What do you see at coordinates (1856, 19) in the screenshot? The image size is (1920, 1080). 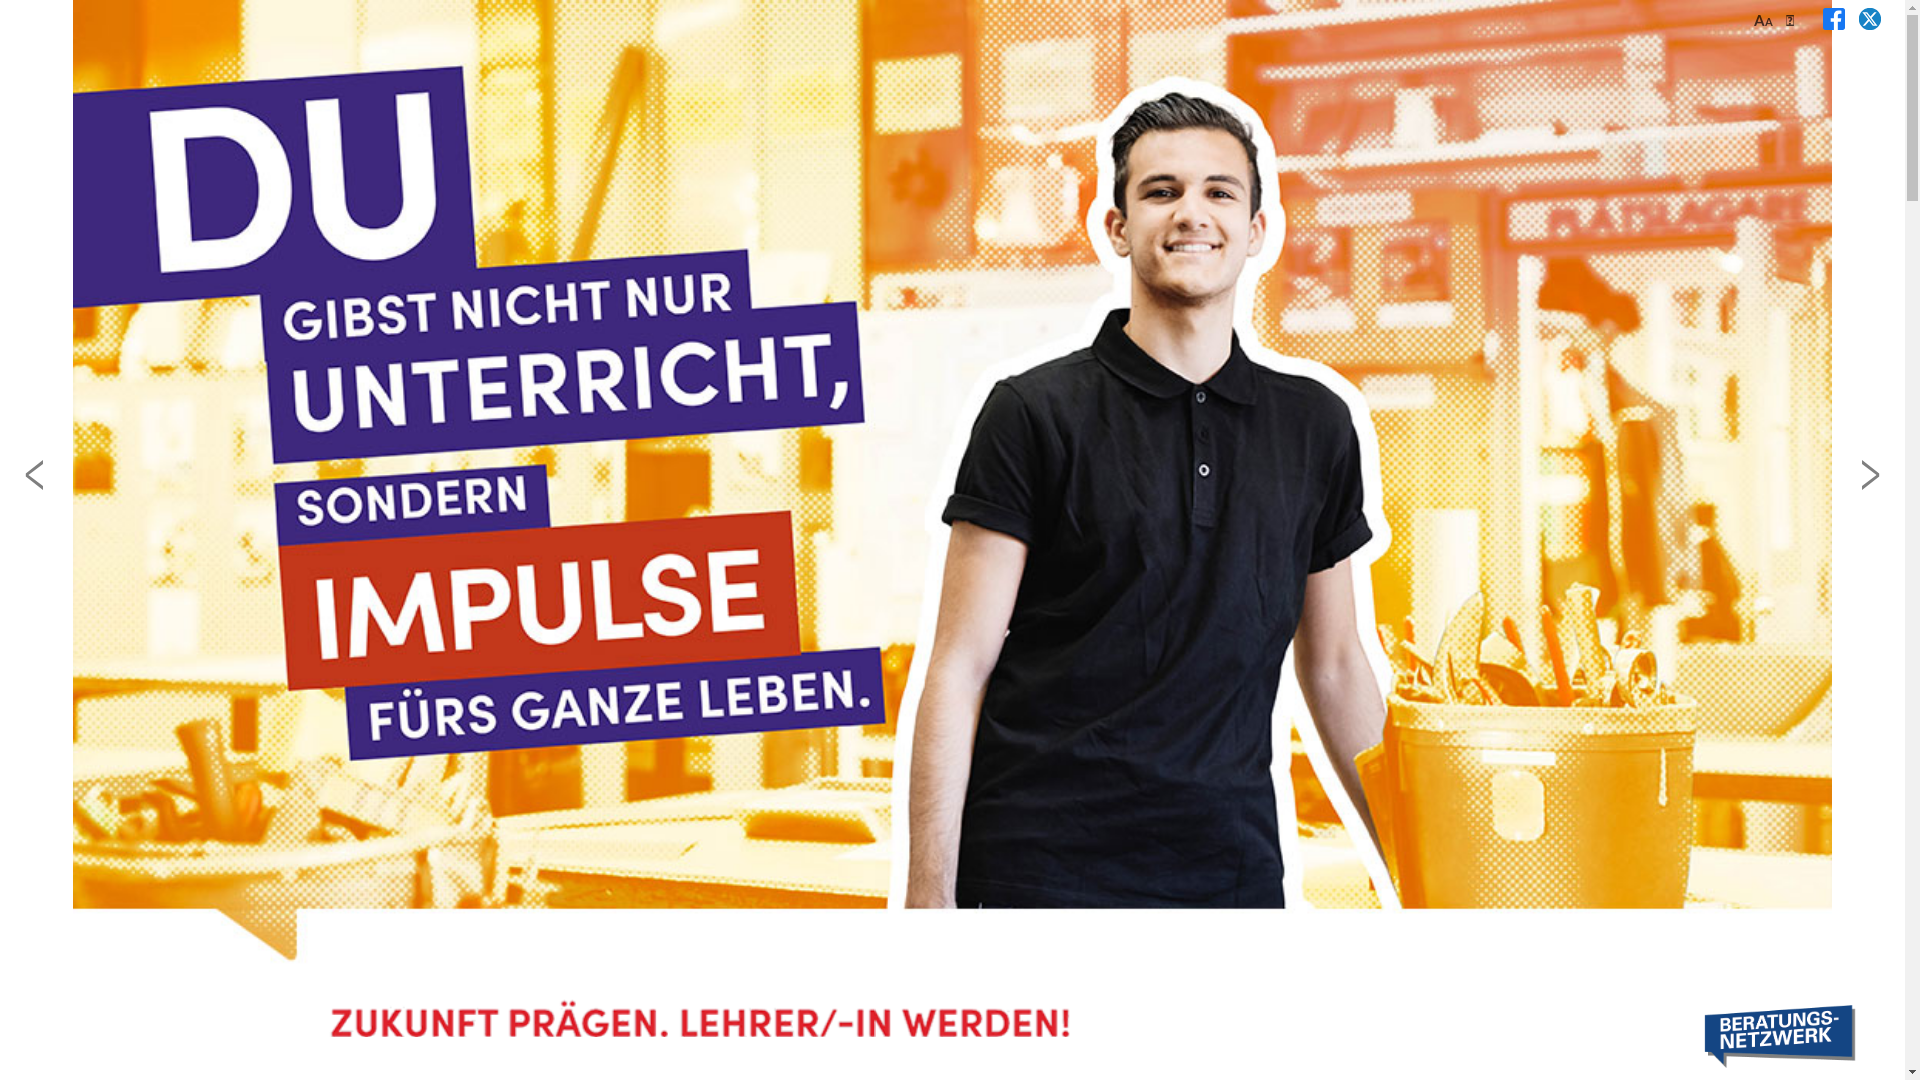 I see `' '` at bounding box center [1856, 19].